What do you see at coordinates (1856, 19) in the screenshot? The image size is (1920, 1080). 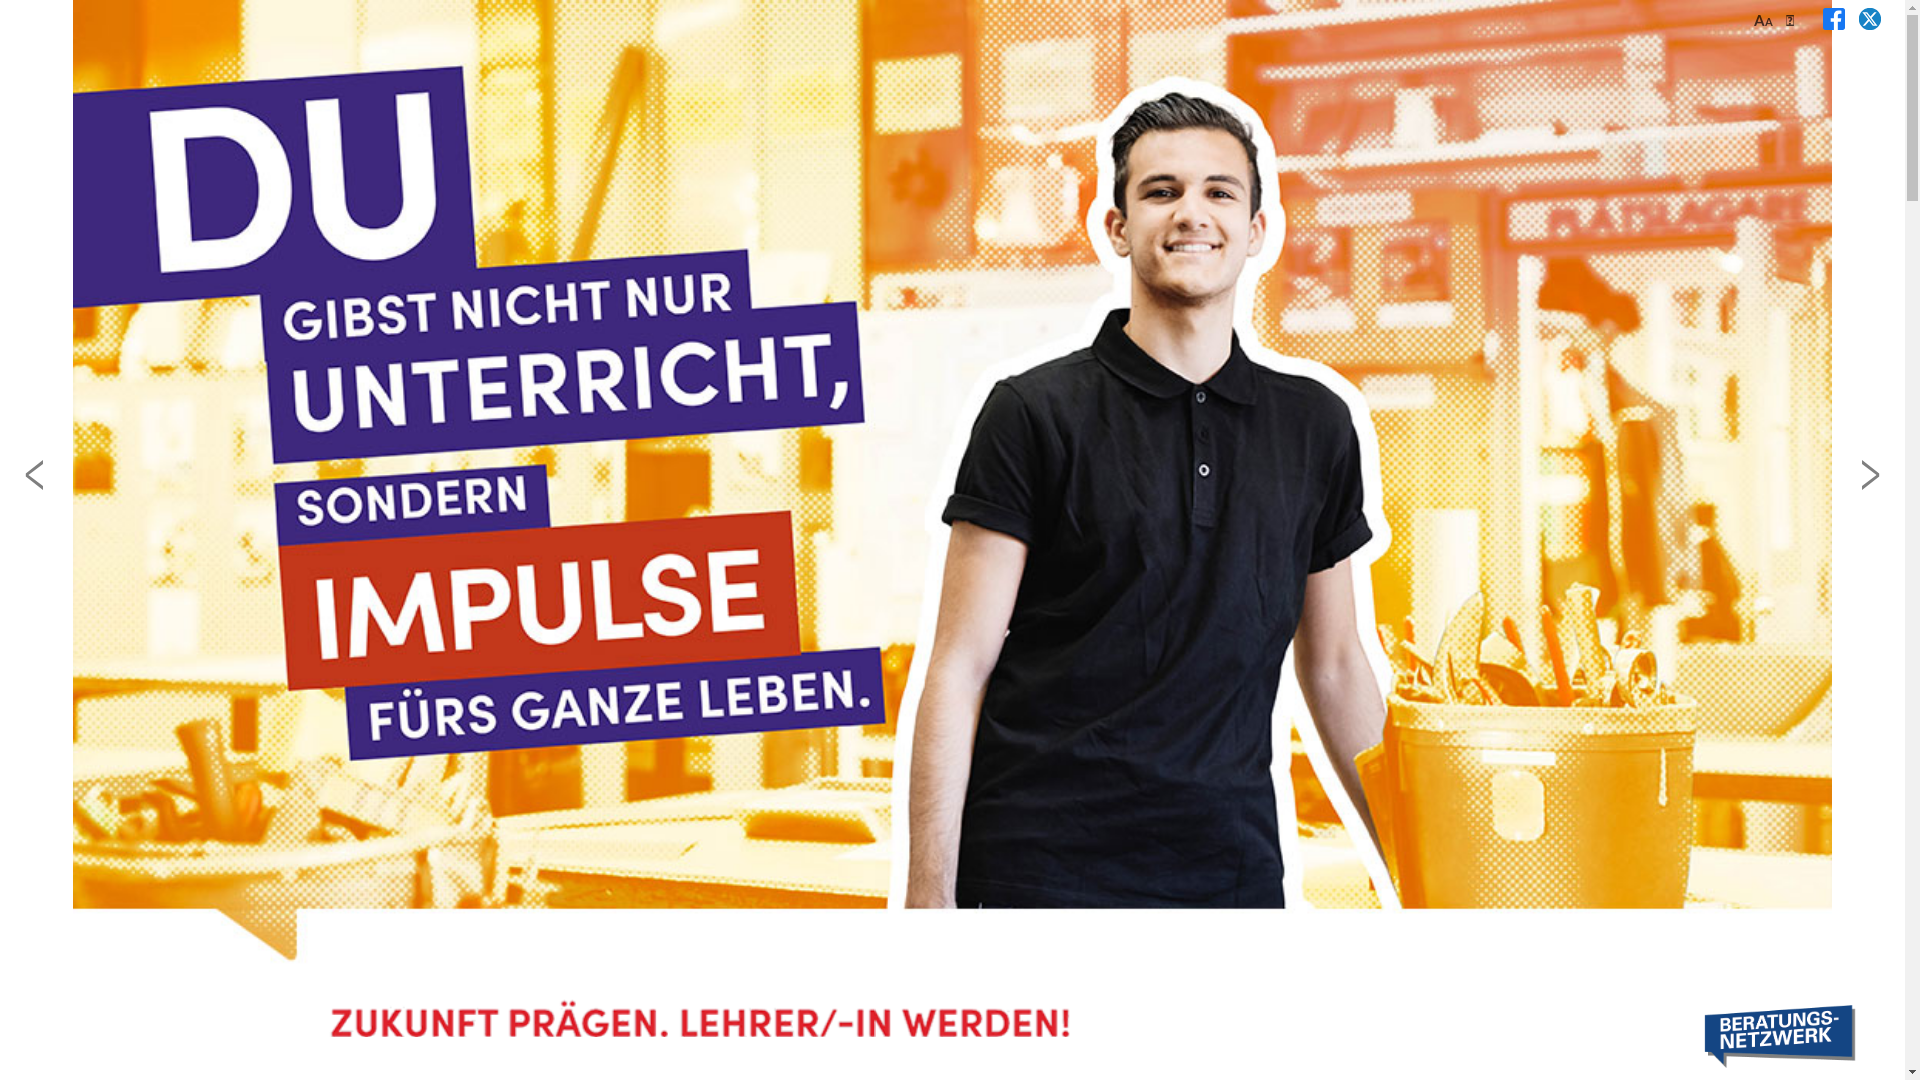 I see `' '` at bounding box center [1856, 19].